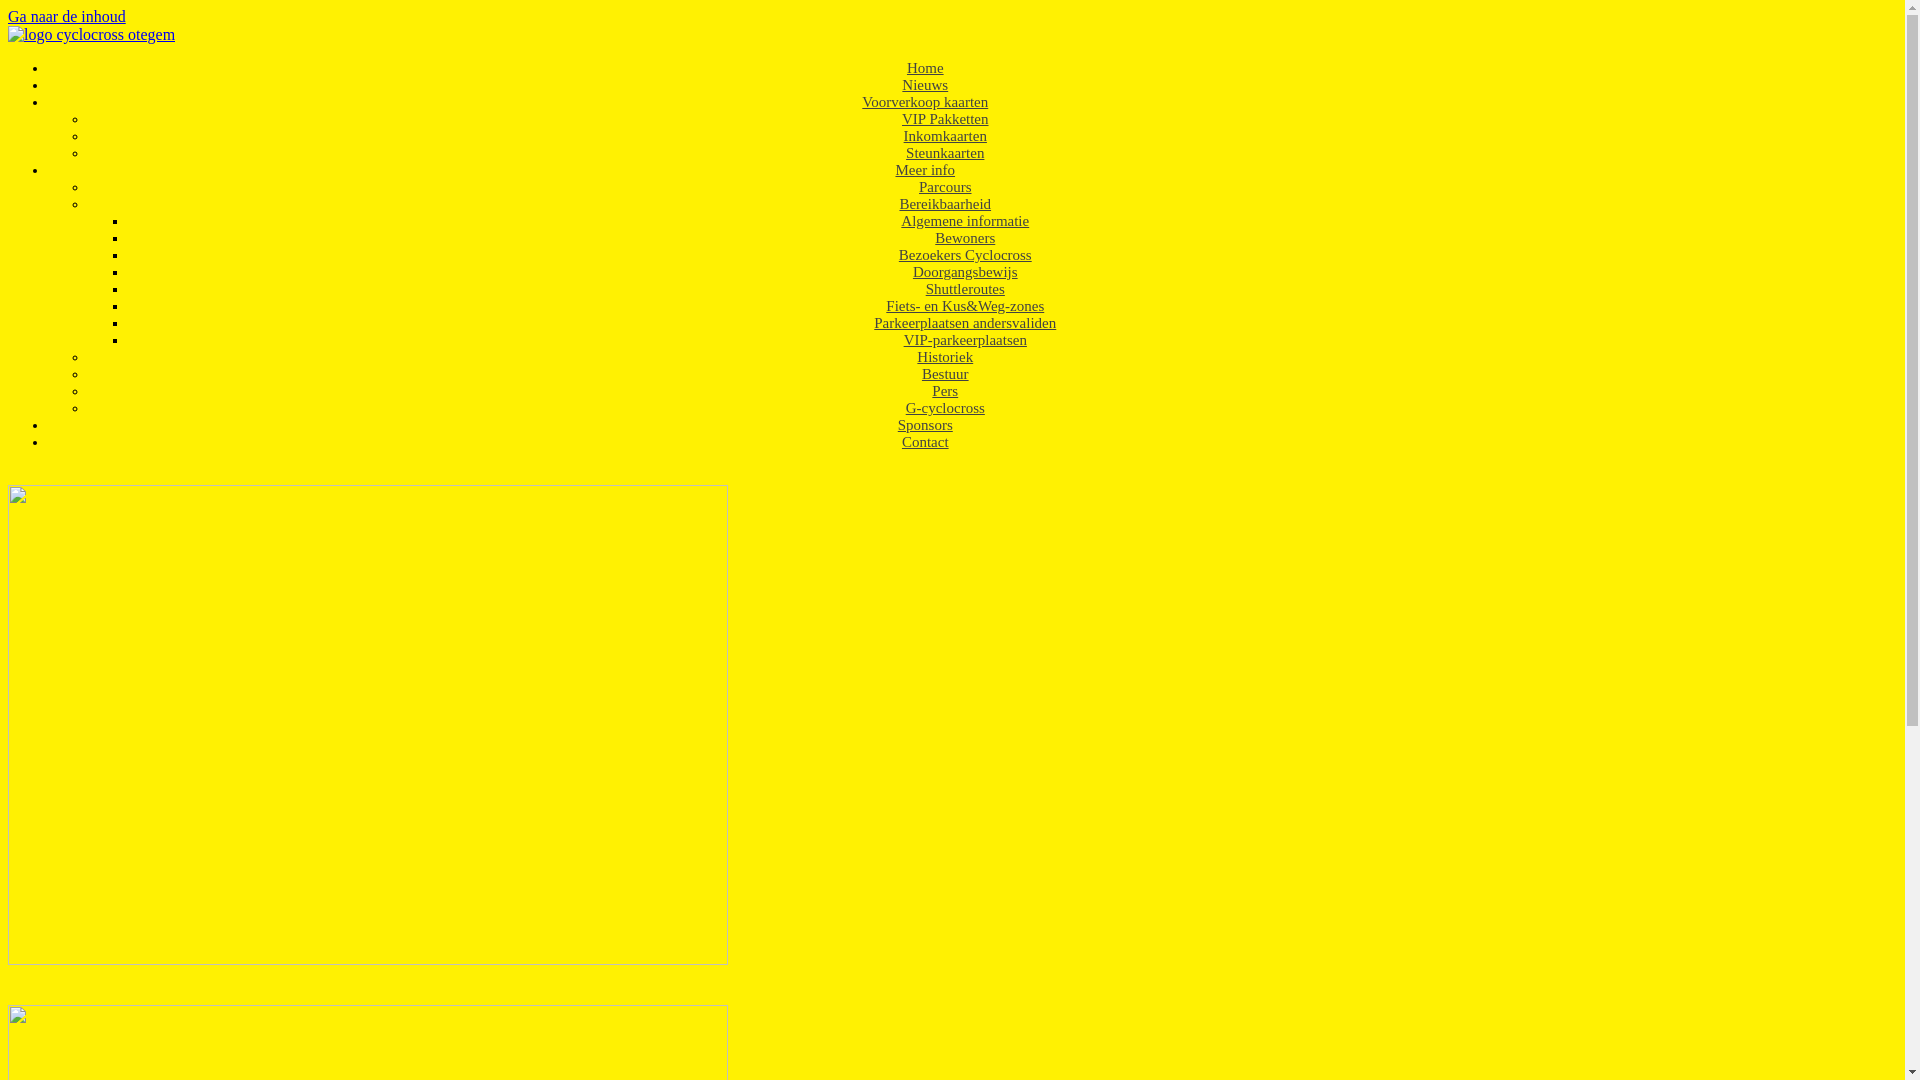 The image size is (1920, 1080). Describe the element at coordinates (902, 186) in the screenshot. I see `'Parcours'` at that location.